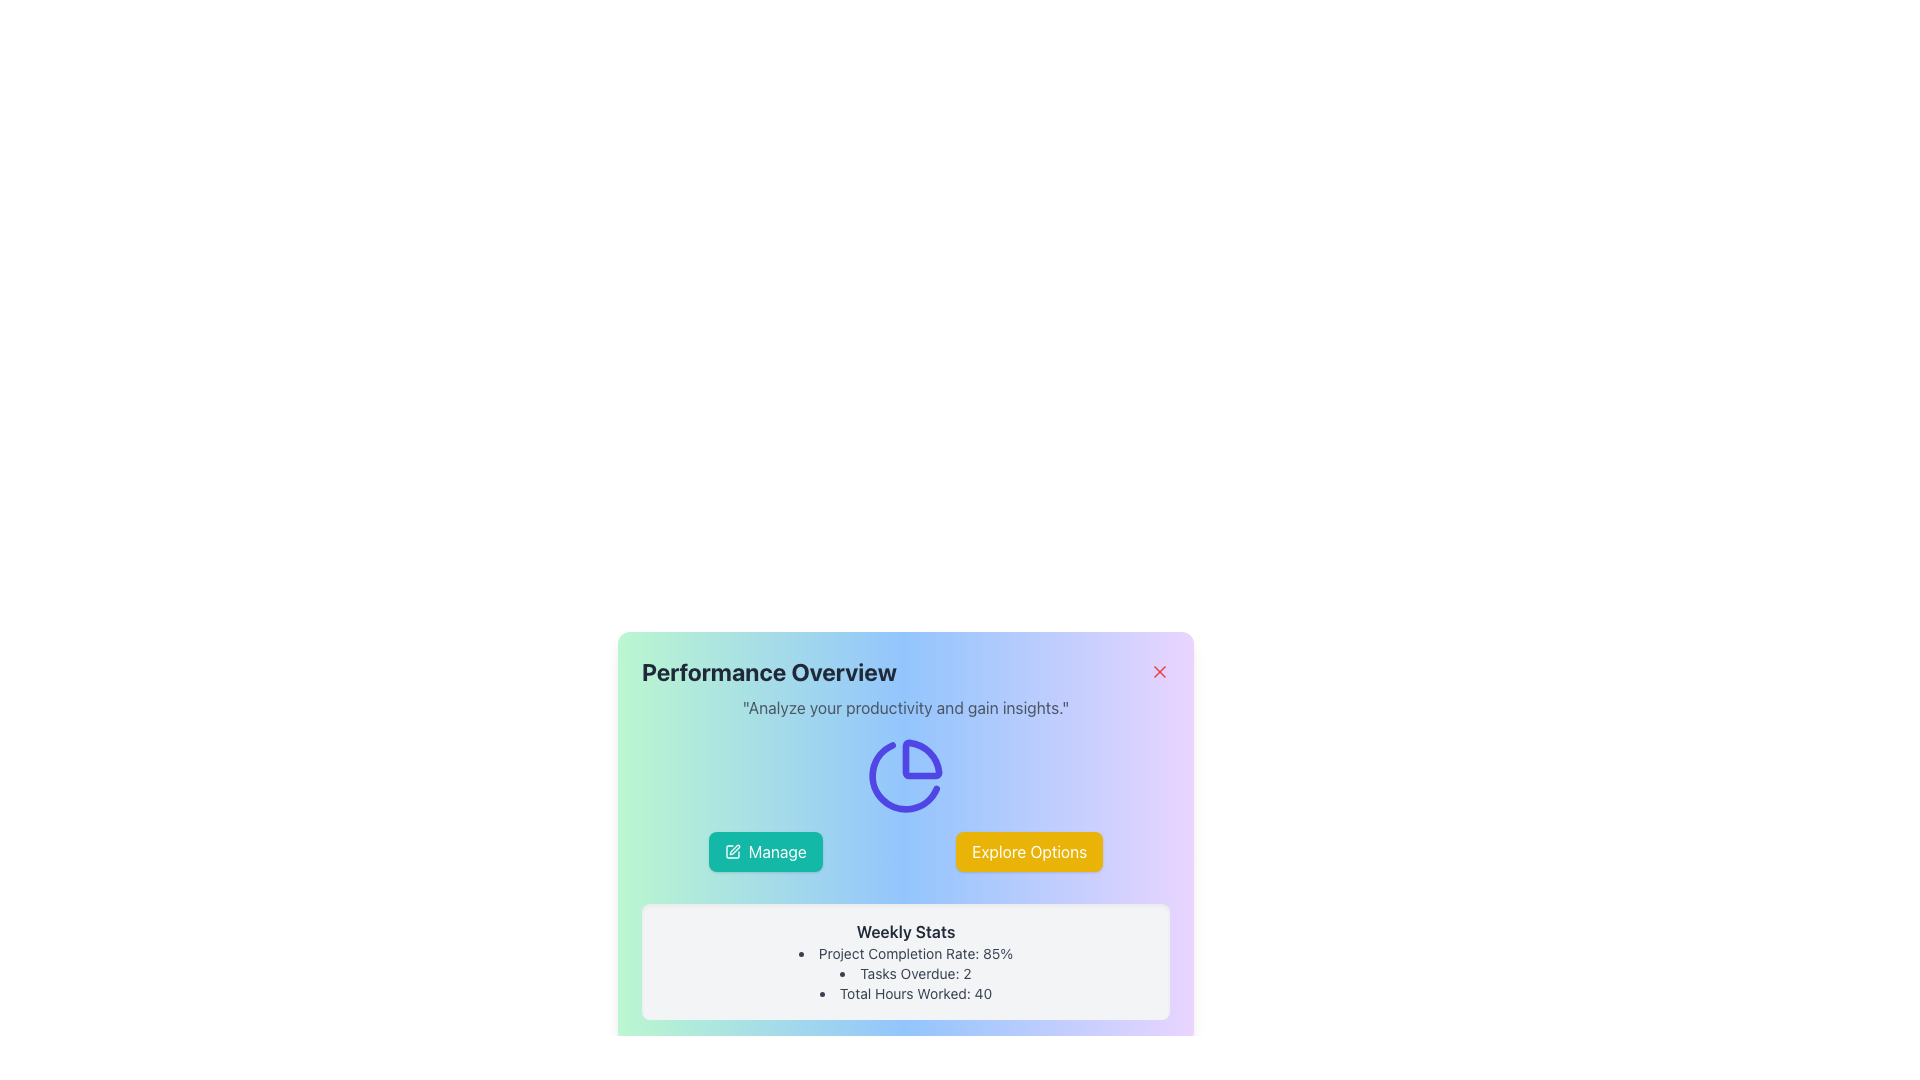 Image resolution: width=1920 pixels, height=1080 pixels. What do you see at coordinates (905, 707) in the screenshot?
I see `the static text displaying the message 'Analyze your productivity and gain insights.' which is styled with a gray font and centered alignment, located between the header 'Performance Overview' and a graphical chart icon` at bounding box center [905, 707].